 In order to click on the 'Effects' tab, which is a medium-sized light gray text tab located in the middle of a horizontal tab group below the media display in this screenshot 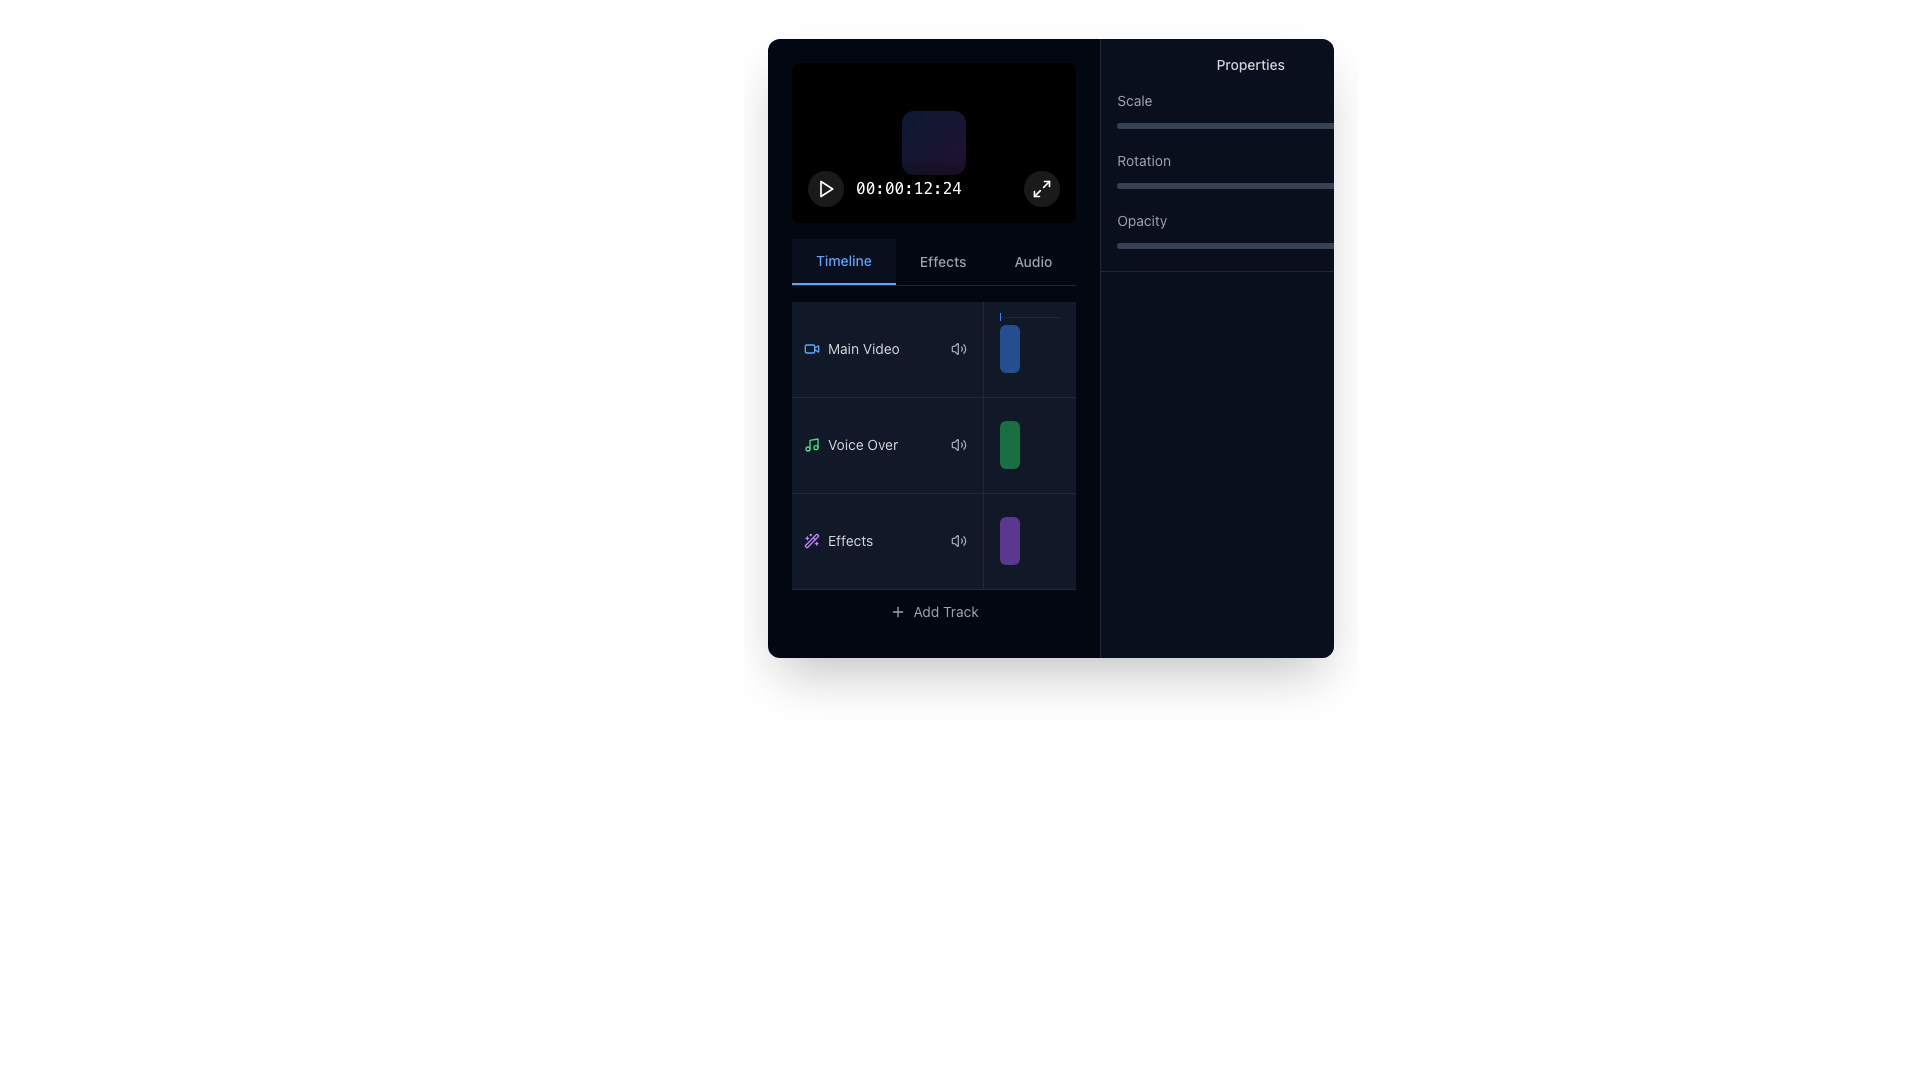, I will do `click(942, 260)`.